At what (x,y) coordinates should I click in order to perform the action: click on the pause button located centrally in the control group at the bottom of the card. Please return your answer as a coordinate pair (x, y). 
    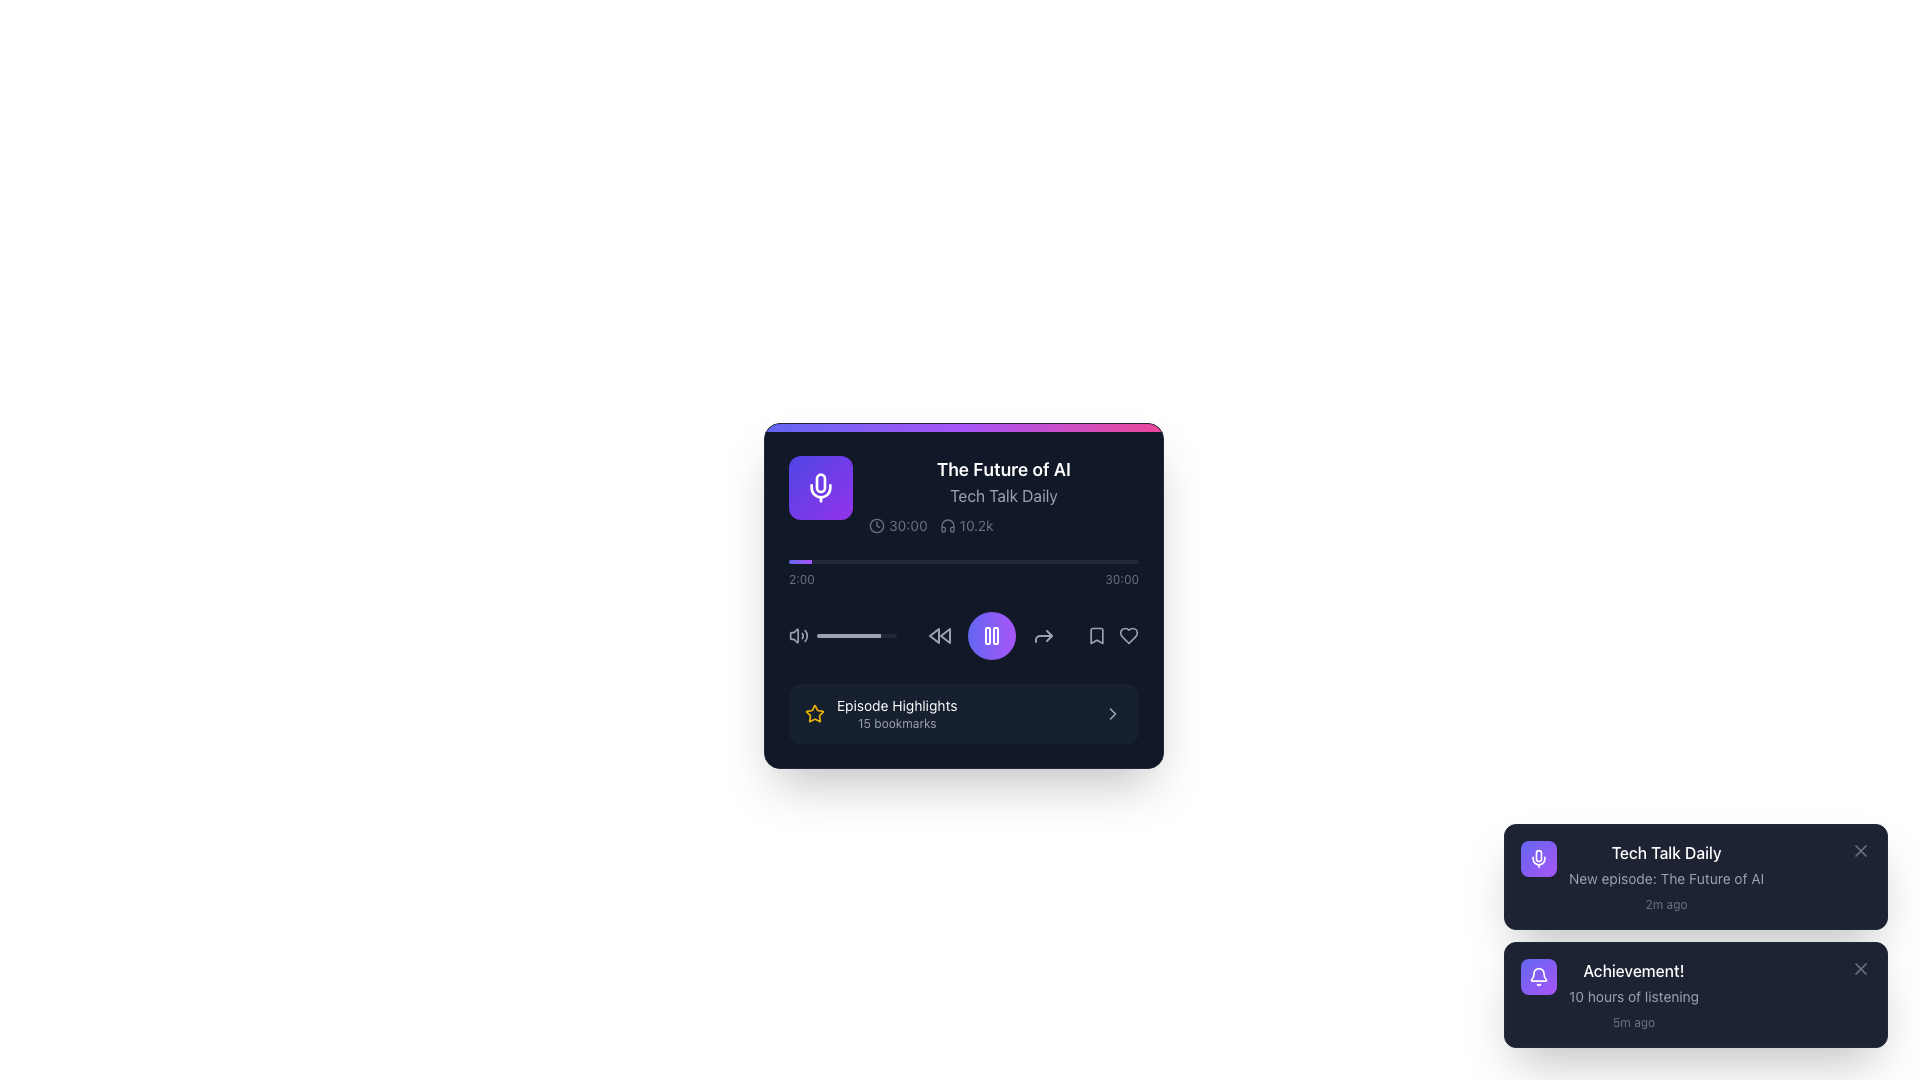
    Looking at the image, I should click on (992, 636).